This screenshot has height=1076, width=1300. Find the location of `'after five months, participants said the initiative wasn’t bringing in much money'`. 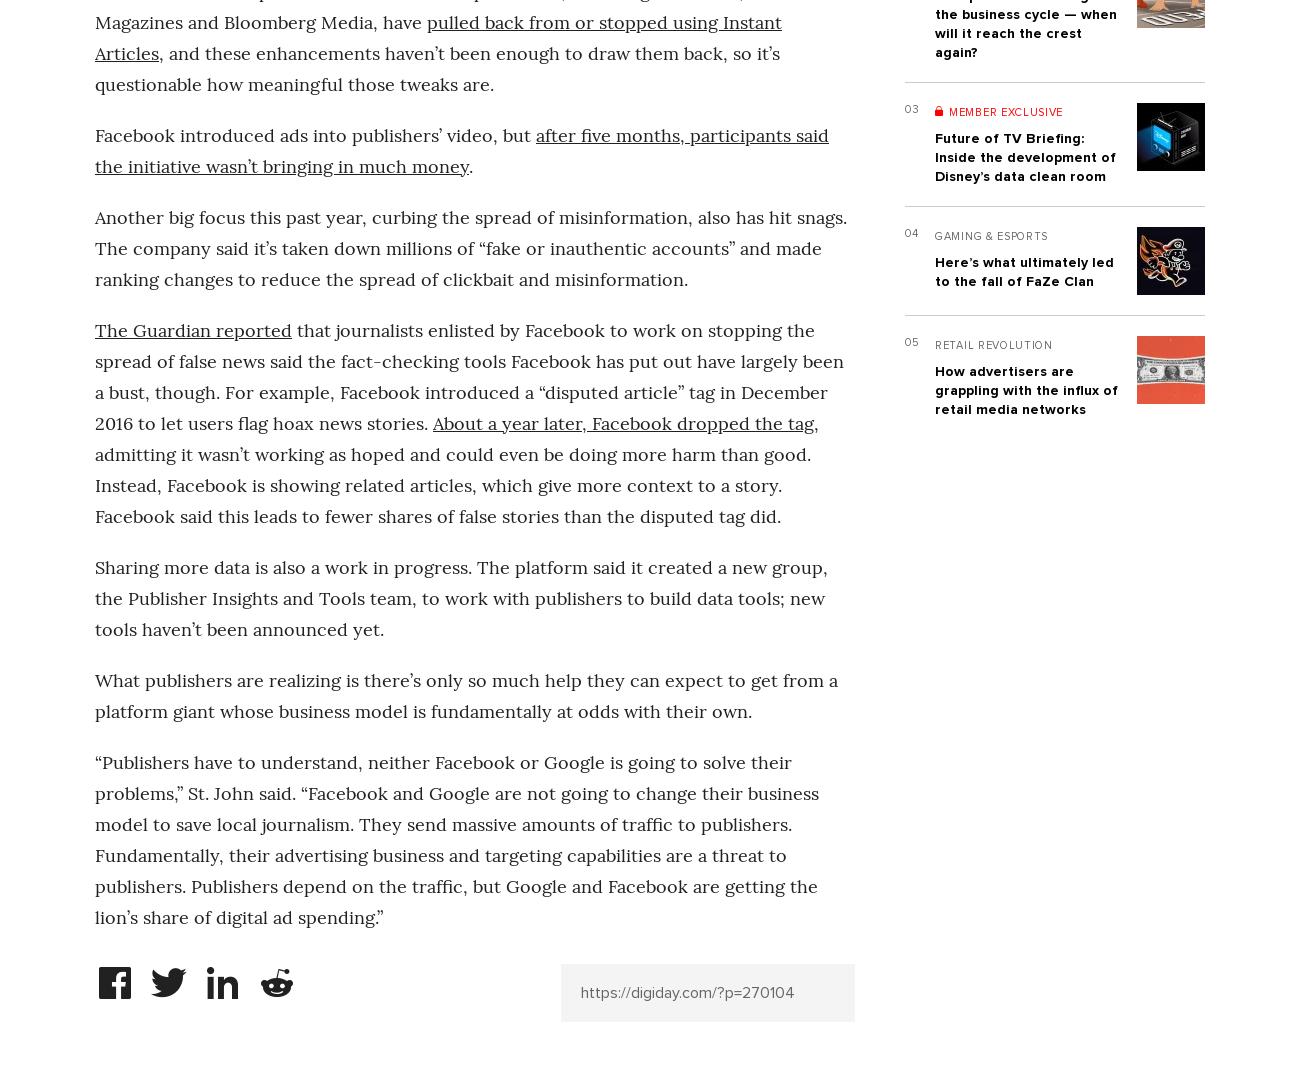

'after five months, participants said the initiative wasn’t bringing in much money' is located at coordinates (461, 149).